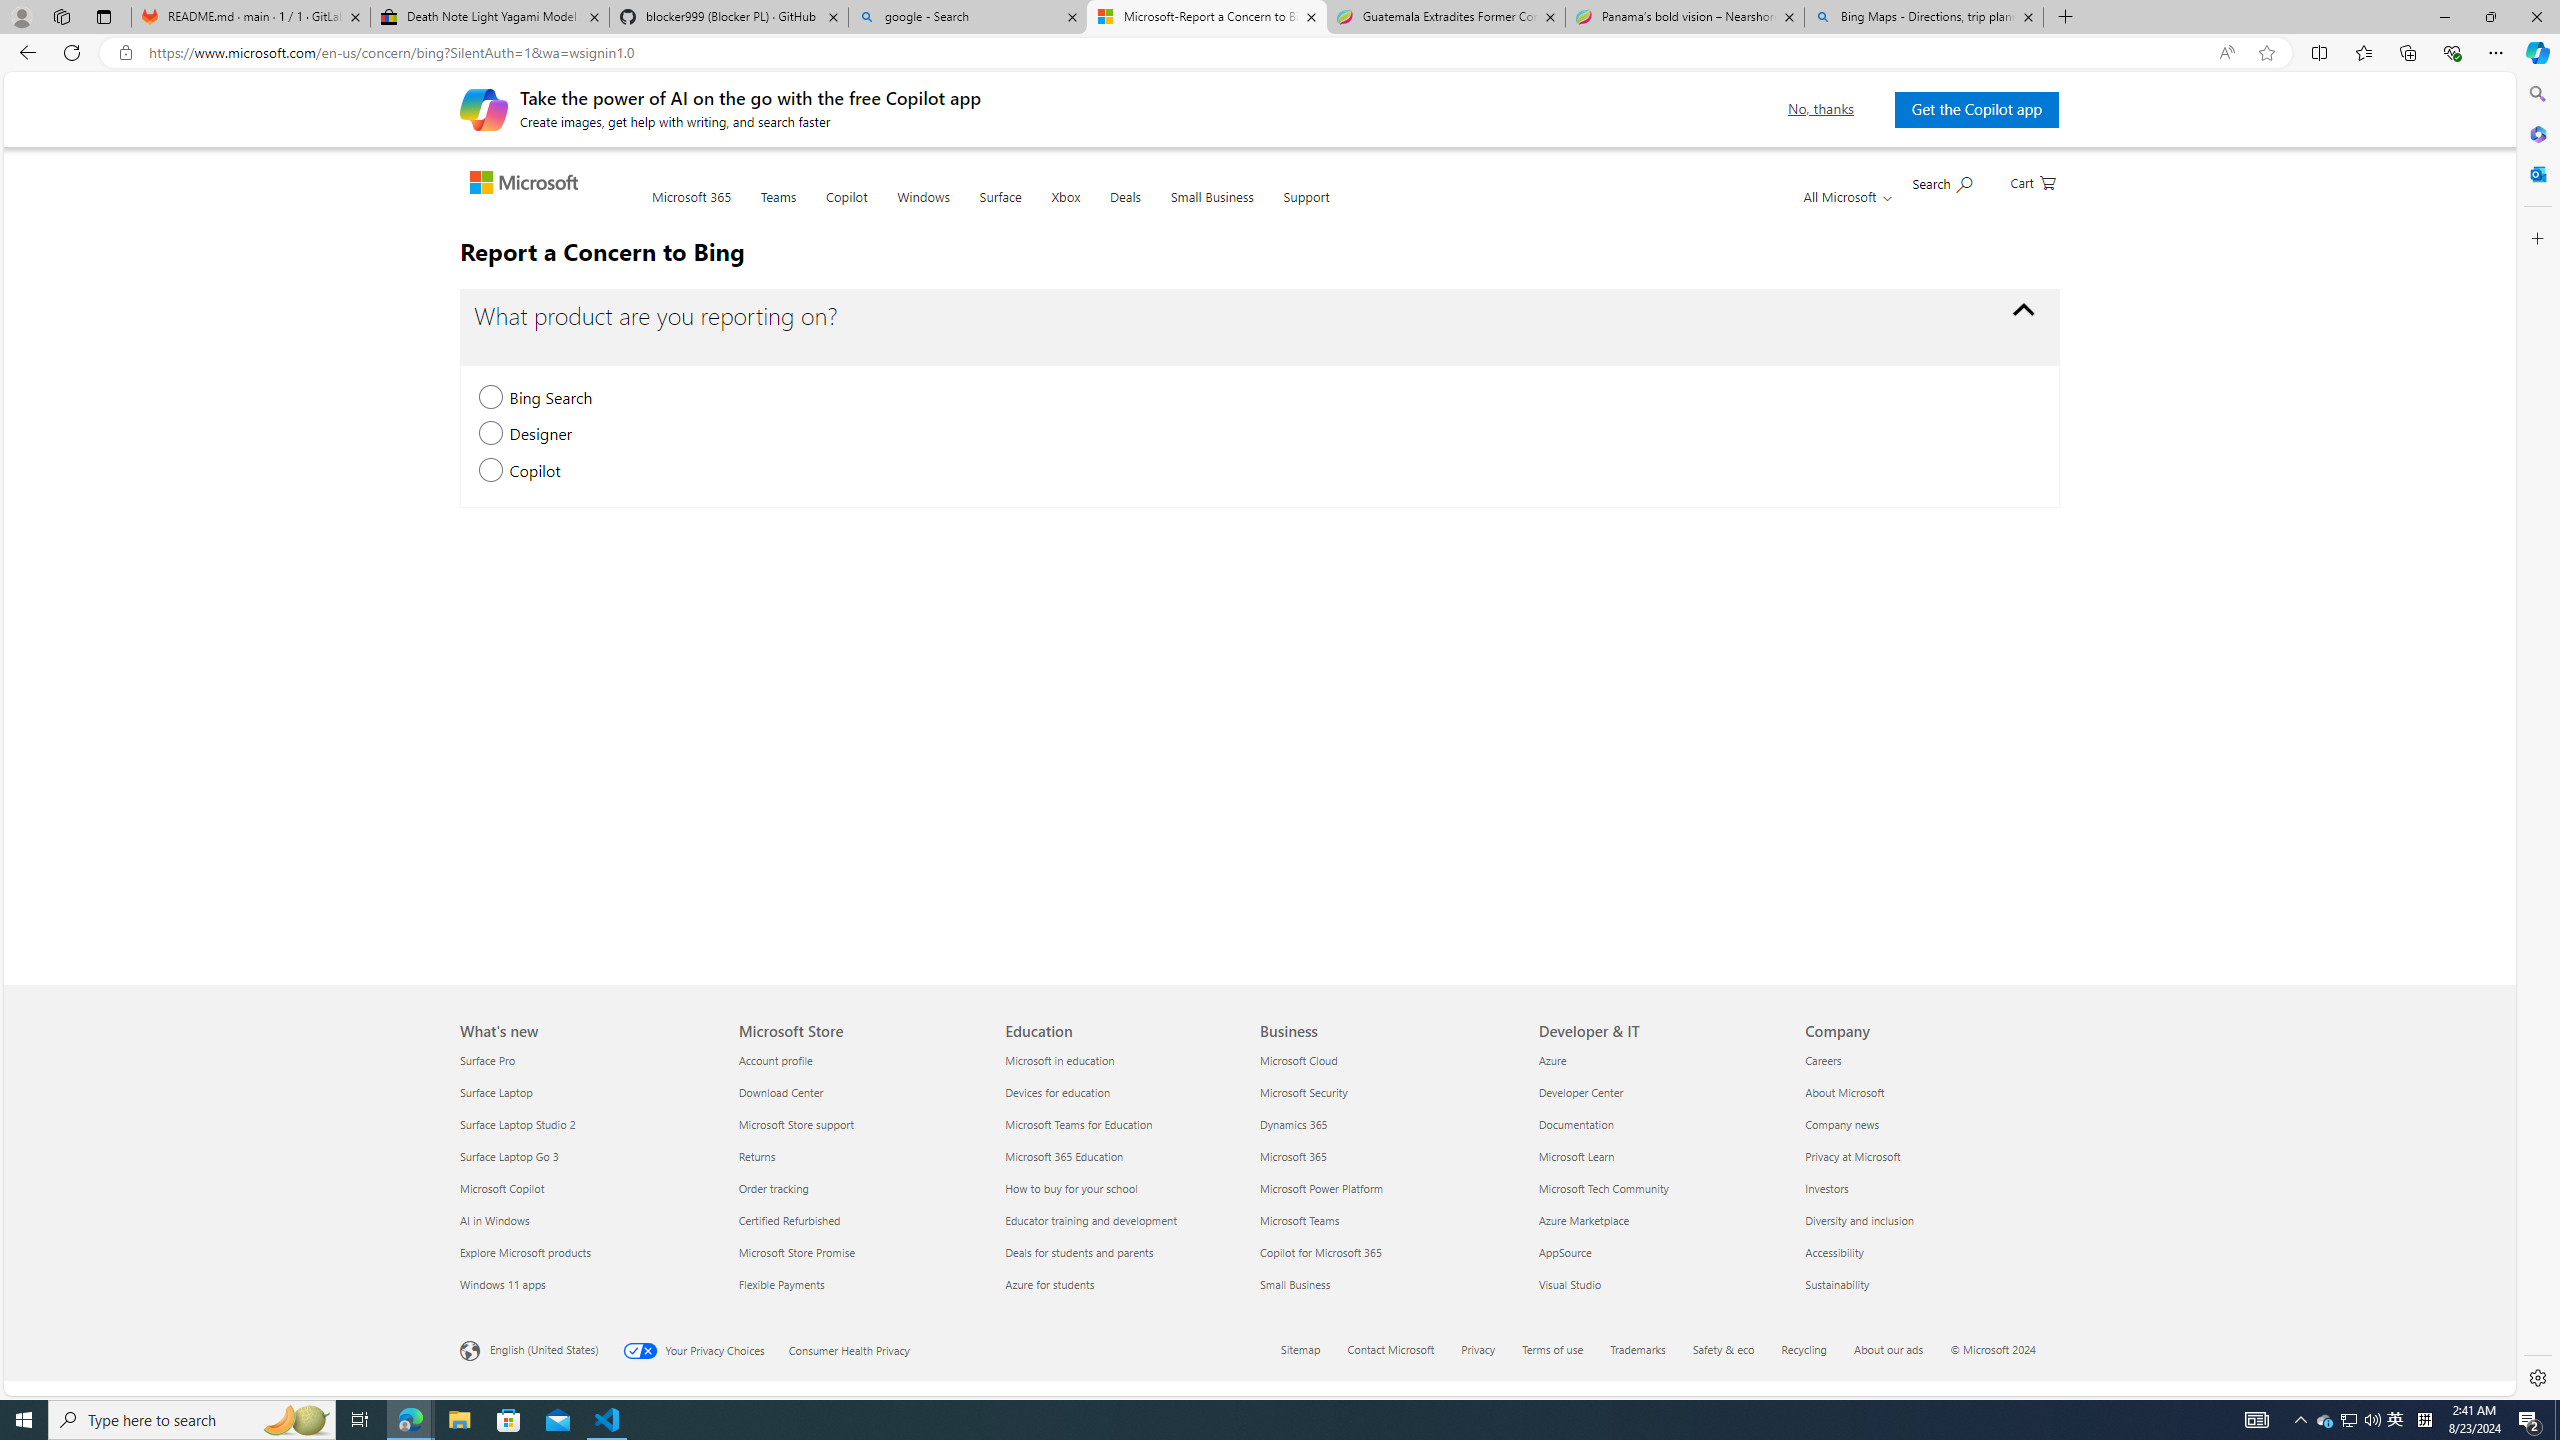 The width and height of the screenshot is (2560, 1440). What do you see at coordinates (1126, 1187) in the screenshot?
I see `'How to buy for your school'` at bounding box center [1126, 1187].